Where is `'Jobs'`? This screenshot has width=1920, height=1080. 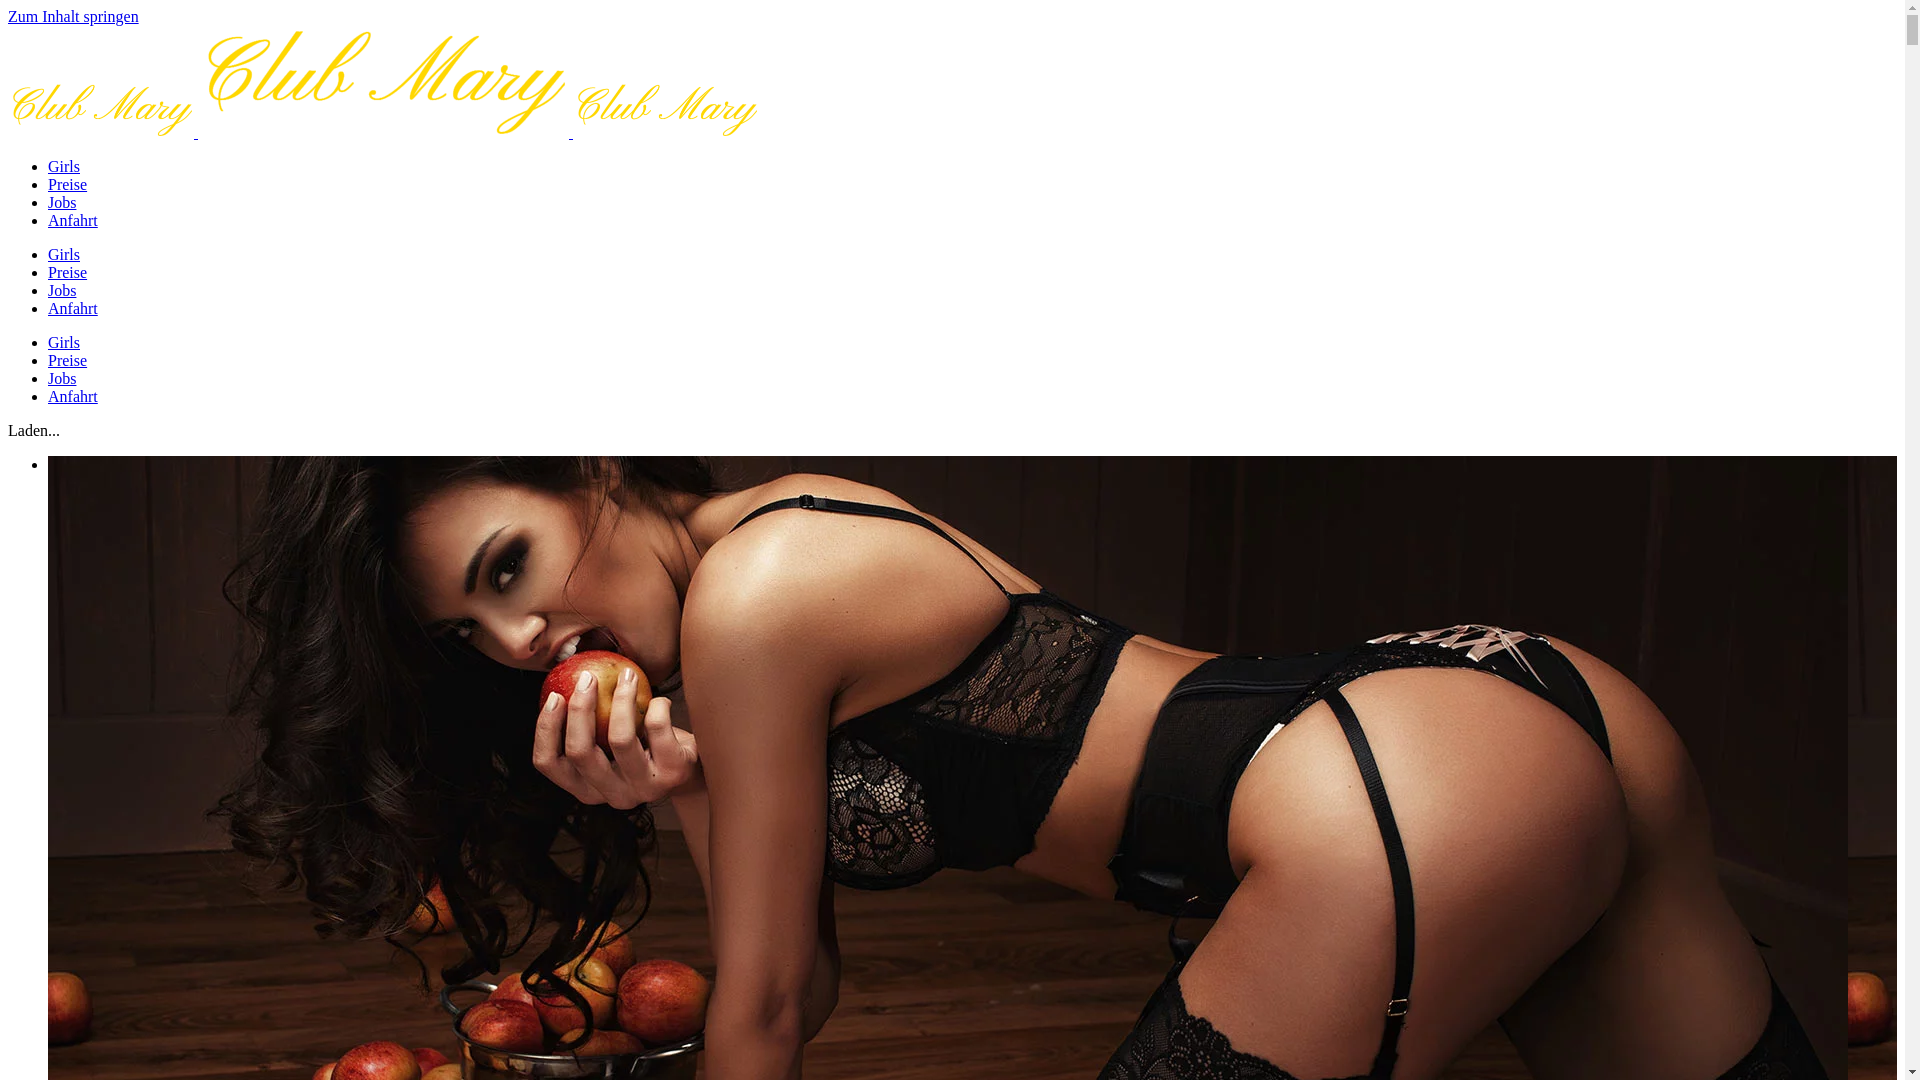
'Jobs' is located at coordinates (62, 378).